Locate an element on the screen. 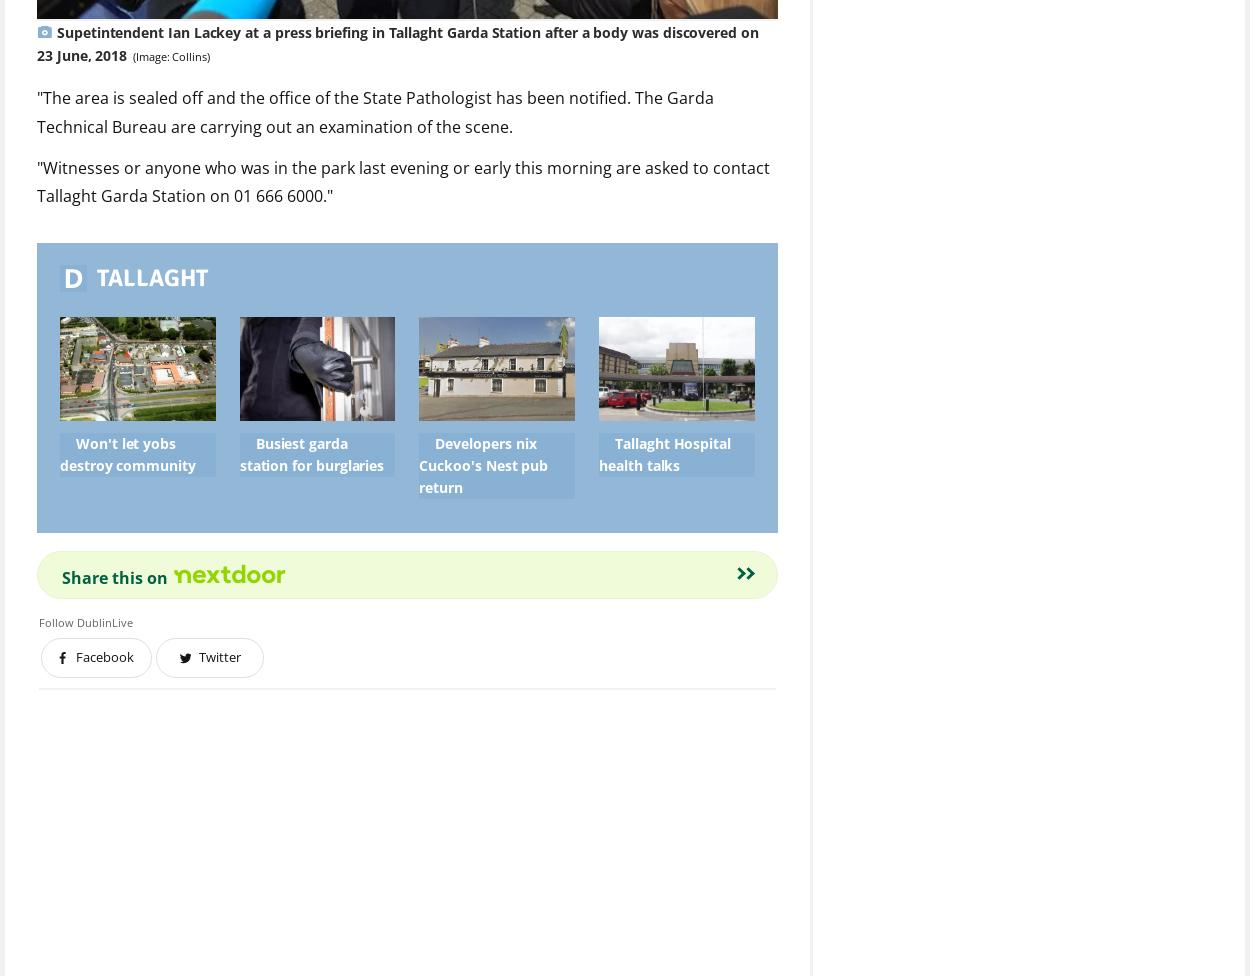 Image resolution: width=1250 pixels, height=976 pixels. 'Tallaght' is located at coordinates (152, 277).